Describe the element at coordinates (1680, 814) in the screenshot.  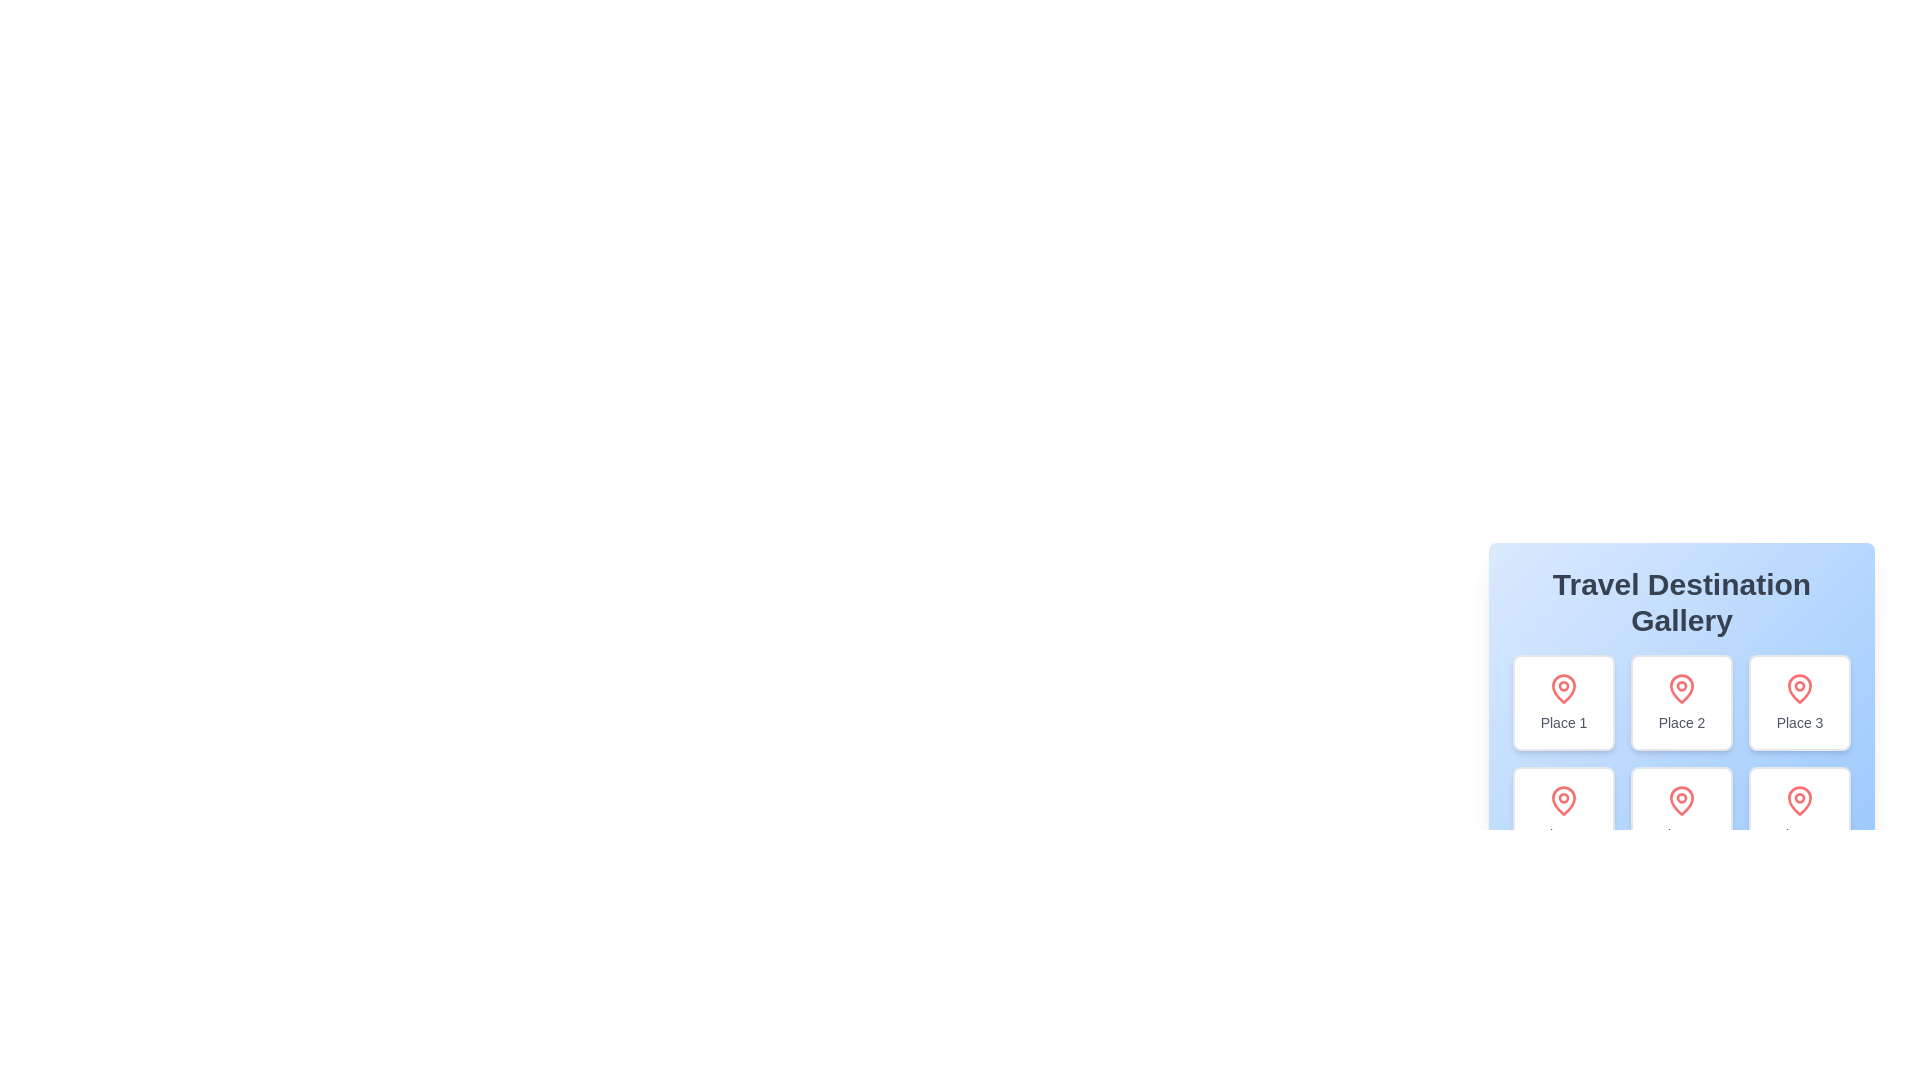
I see `the 'Place 5' card located in the center column of the second row in the 'Travel Destination Gallery'` at that location.